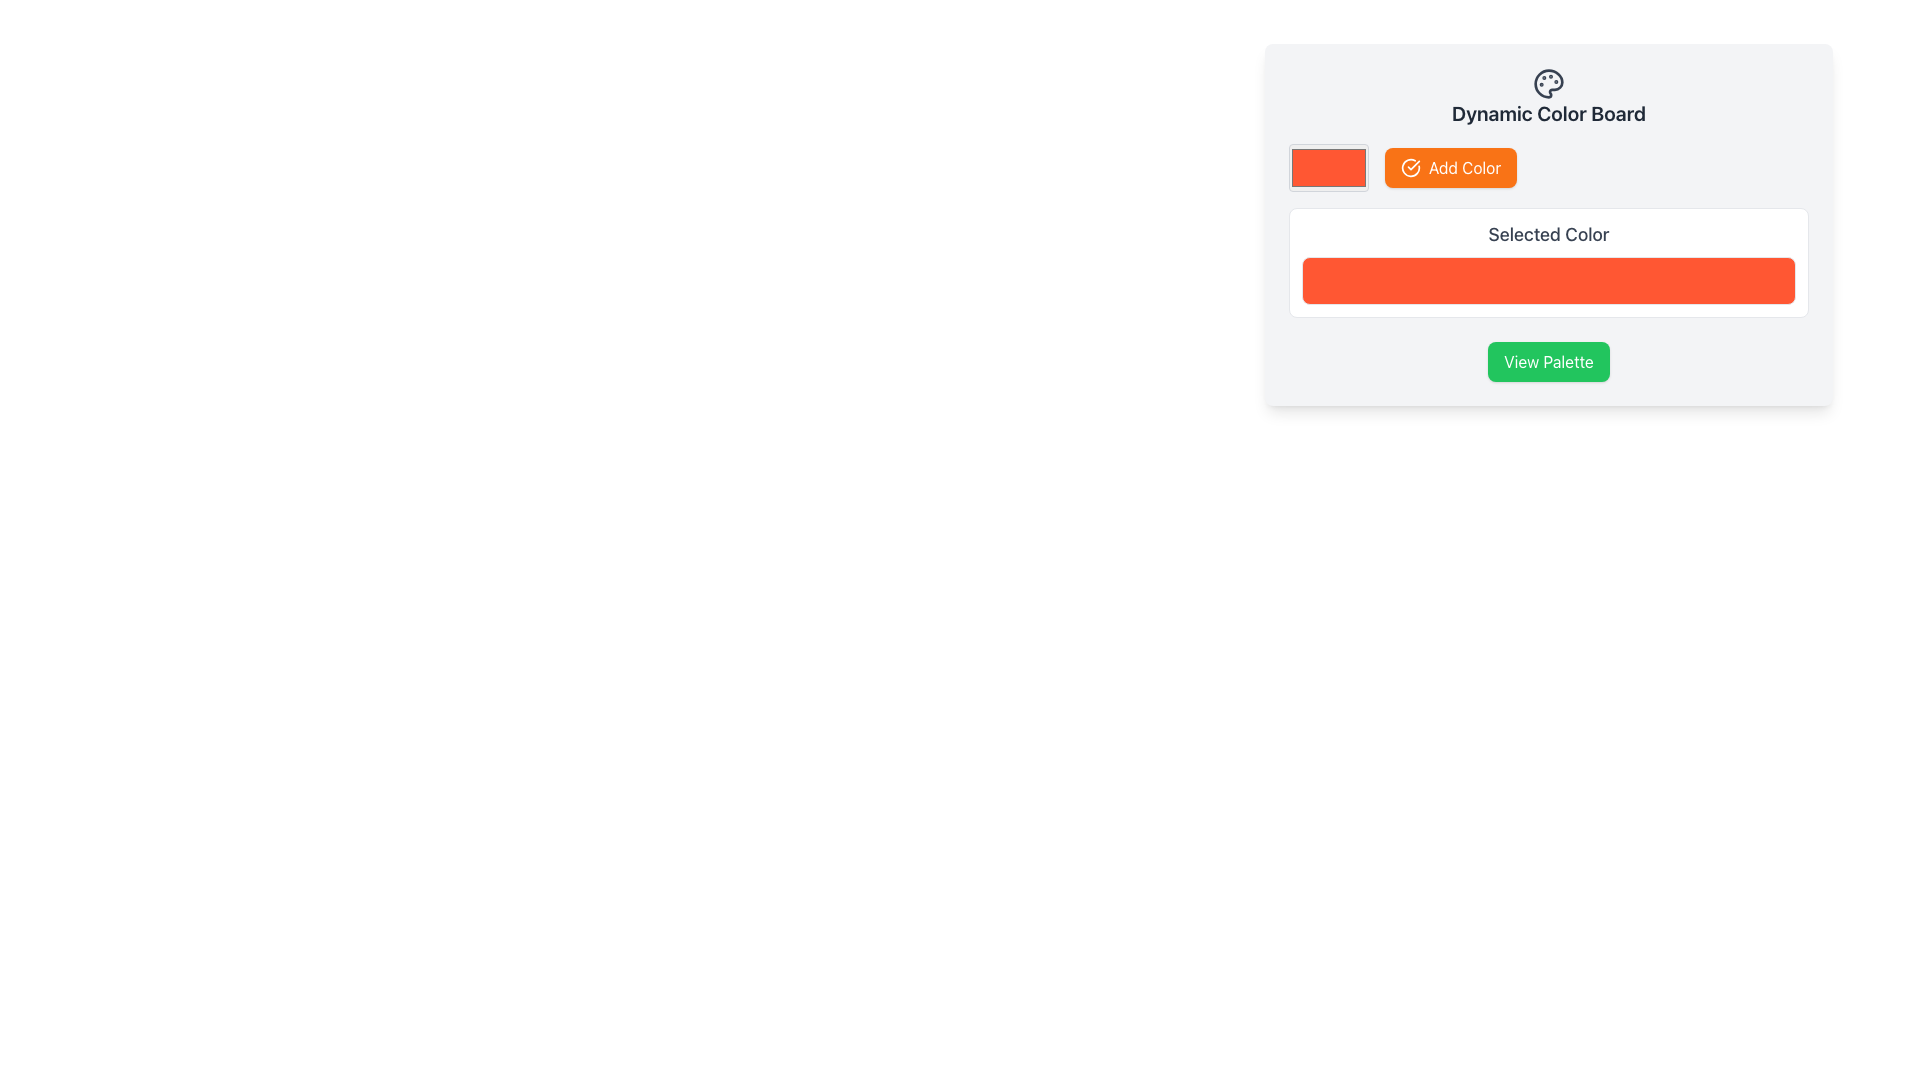 This screenshot has height=1080, width=1920. What do you see at coordinates (1451, 167) in the screenshot?
I see `the 'Add Color' button, which has a bright orange background and white text` at bounding box center [1451, 167].